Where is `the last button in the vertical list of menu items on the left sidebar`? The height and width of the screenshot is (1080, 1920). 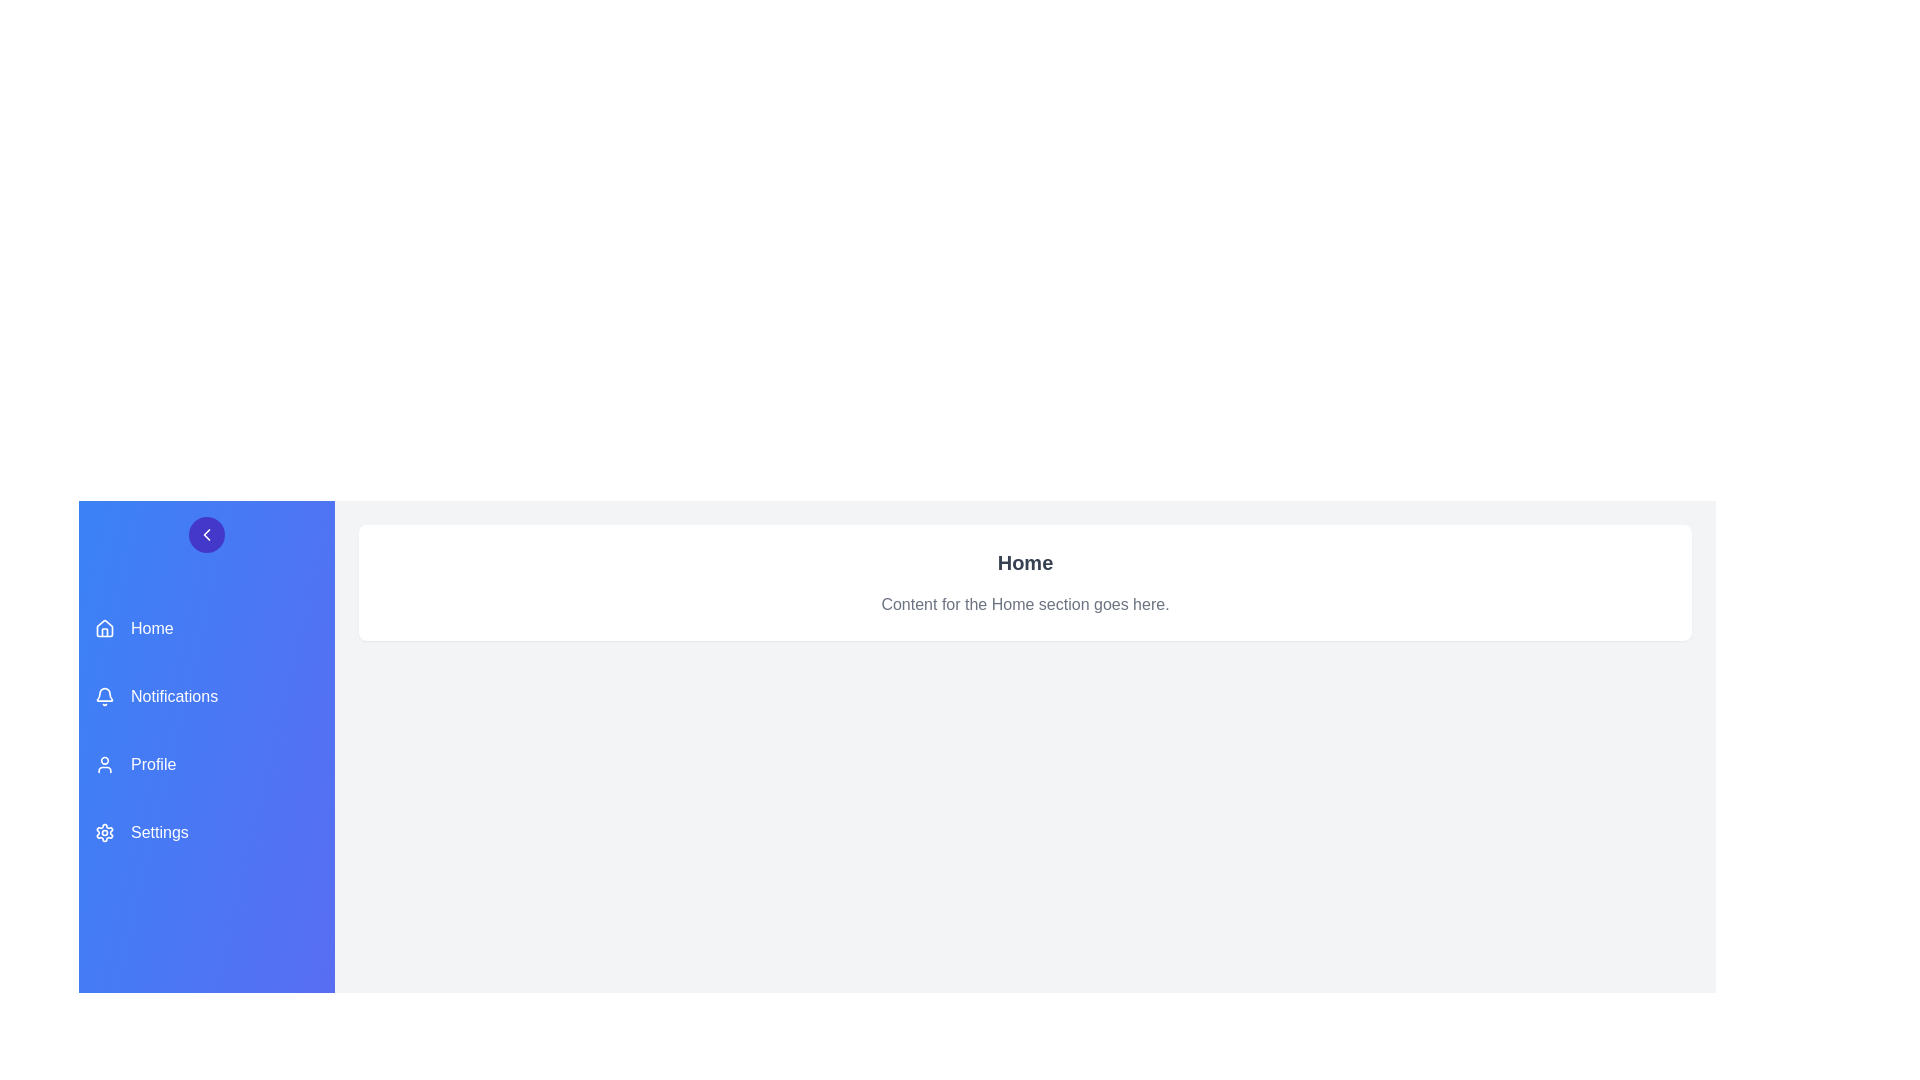 the last button in the vertical list of menu items on the left sidebar is located at coordinates (206, 833).